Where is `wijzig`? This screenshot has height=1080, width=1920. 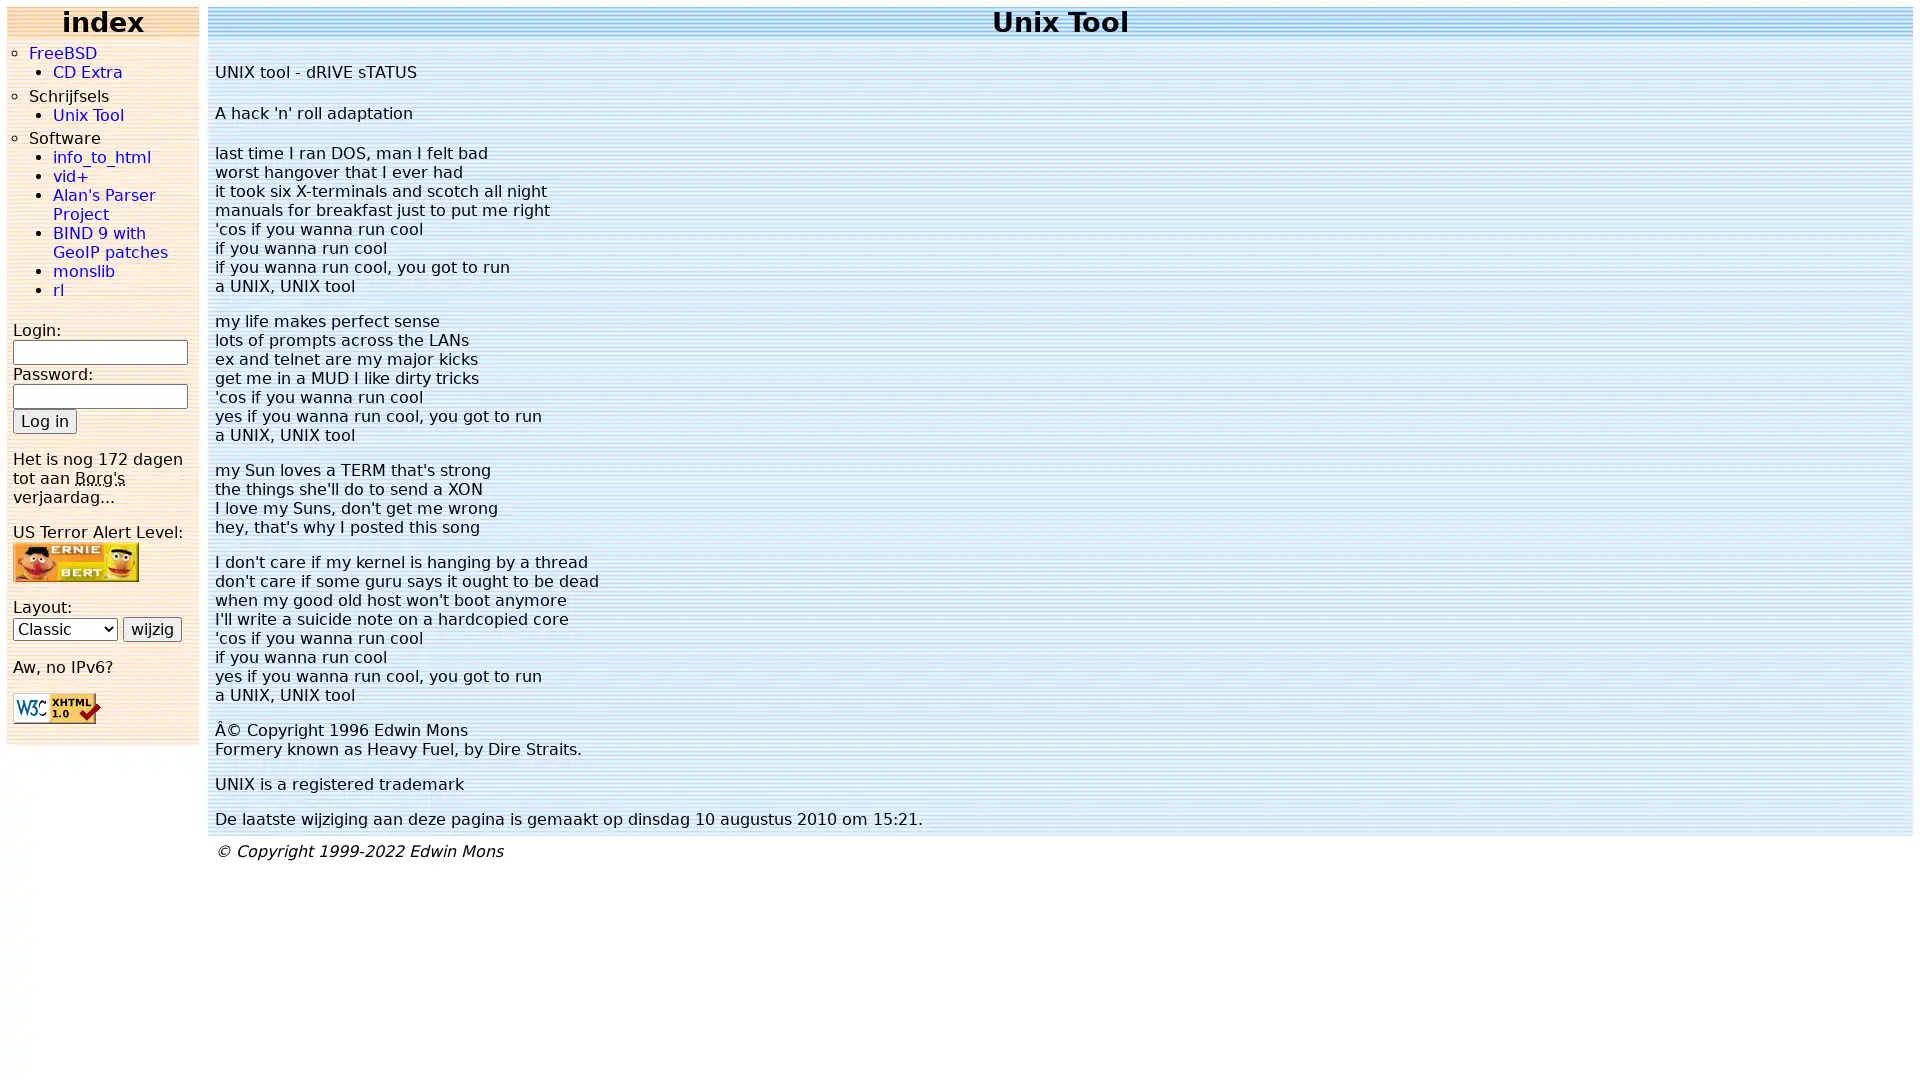
wijzig is located at coordinates (151, 627).